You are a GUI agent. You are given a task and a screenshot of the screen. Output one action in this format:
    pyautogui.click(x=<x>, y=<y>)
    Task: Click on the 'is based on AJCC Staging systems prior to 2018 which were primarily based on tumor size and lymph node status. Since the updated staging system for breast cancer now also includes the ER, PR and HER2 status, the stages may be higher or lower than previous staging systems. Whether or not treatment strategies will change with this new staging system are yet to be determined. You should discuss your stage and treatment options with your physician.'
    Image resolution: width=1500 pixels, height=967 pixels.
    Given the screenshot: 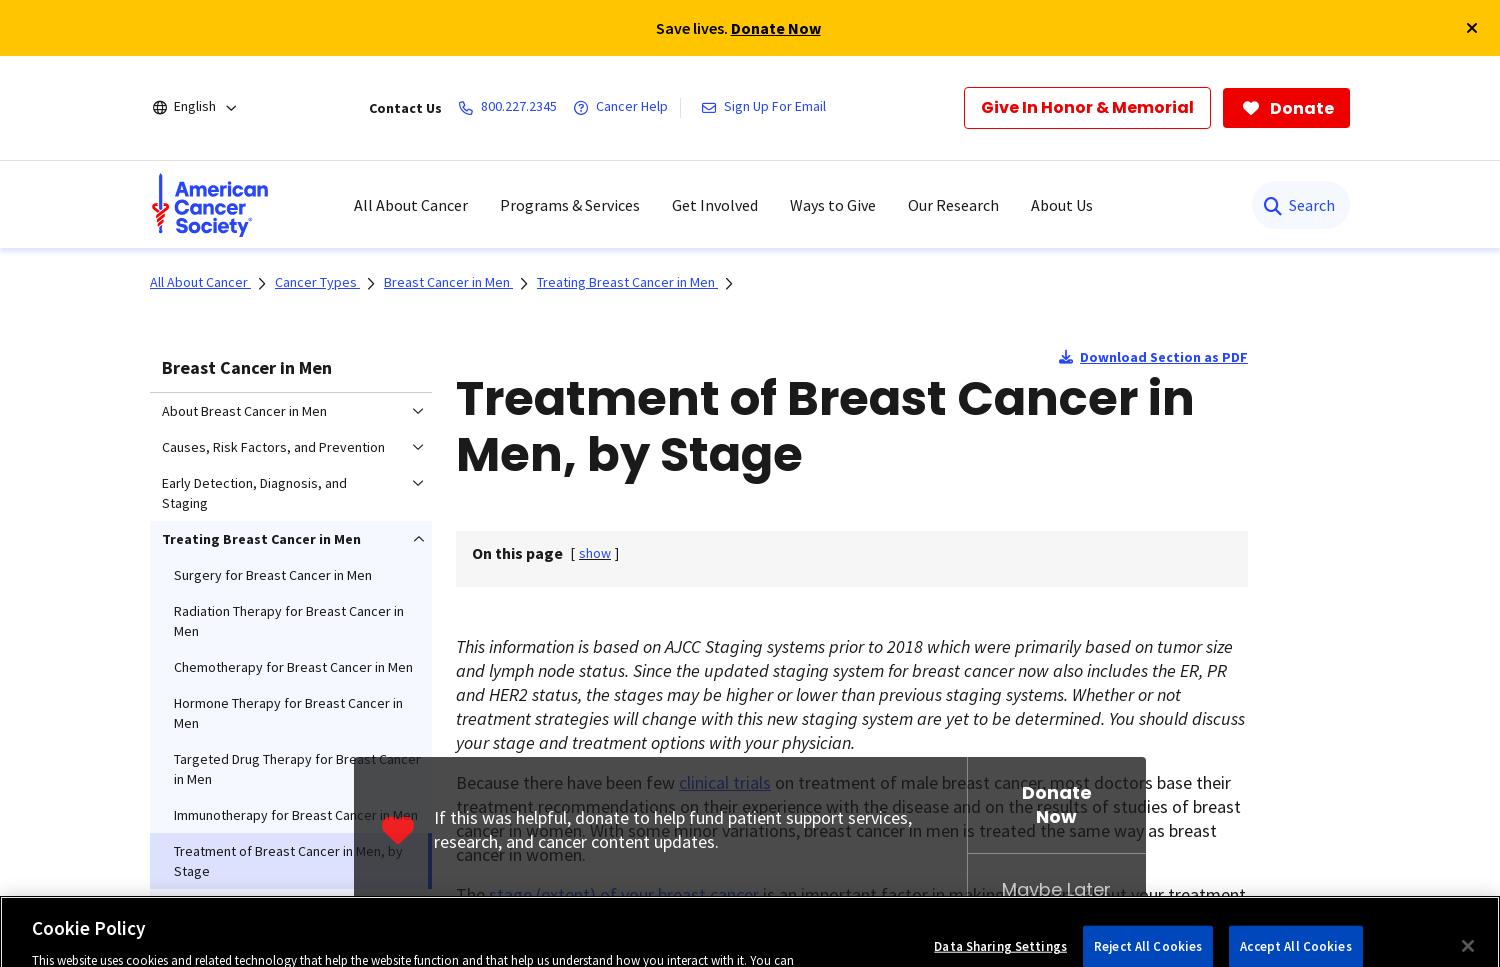 What is the action you would take?
    pyautogui.click(x=849, y=694)
    